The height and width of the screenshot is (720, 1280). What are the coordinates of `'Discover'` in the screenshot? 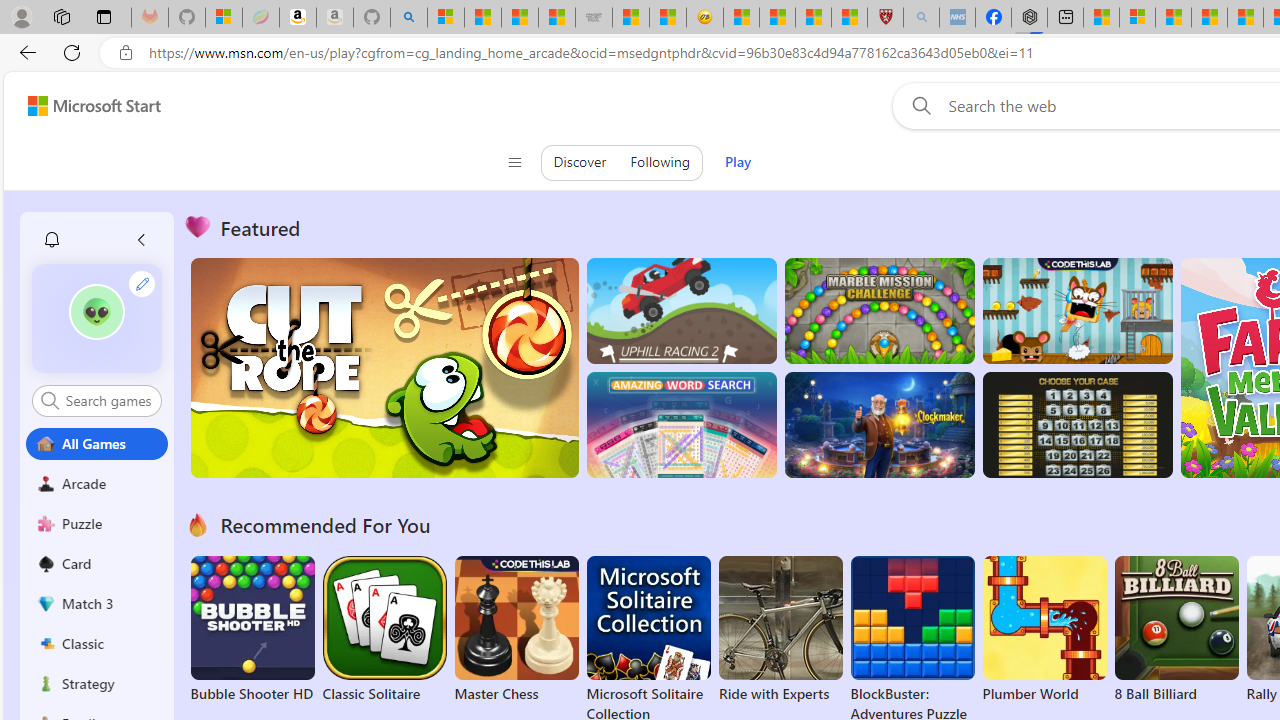 It's located at (578, 161).